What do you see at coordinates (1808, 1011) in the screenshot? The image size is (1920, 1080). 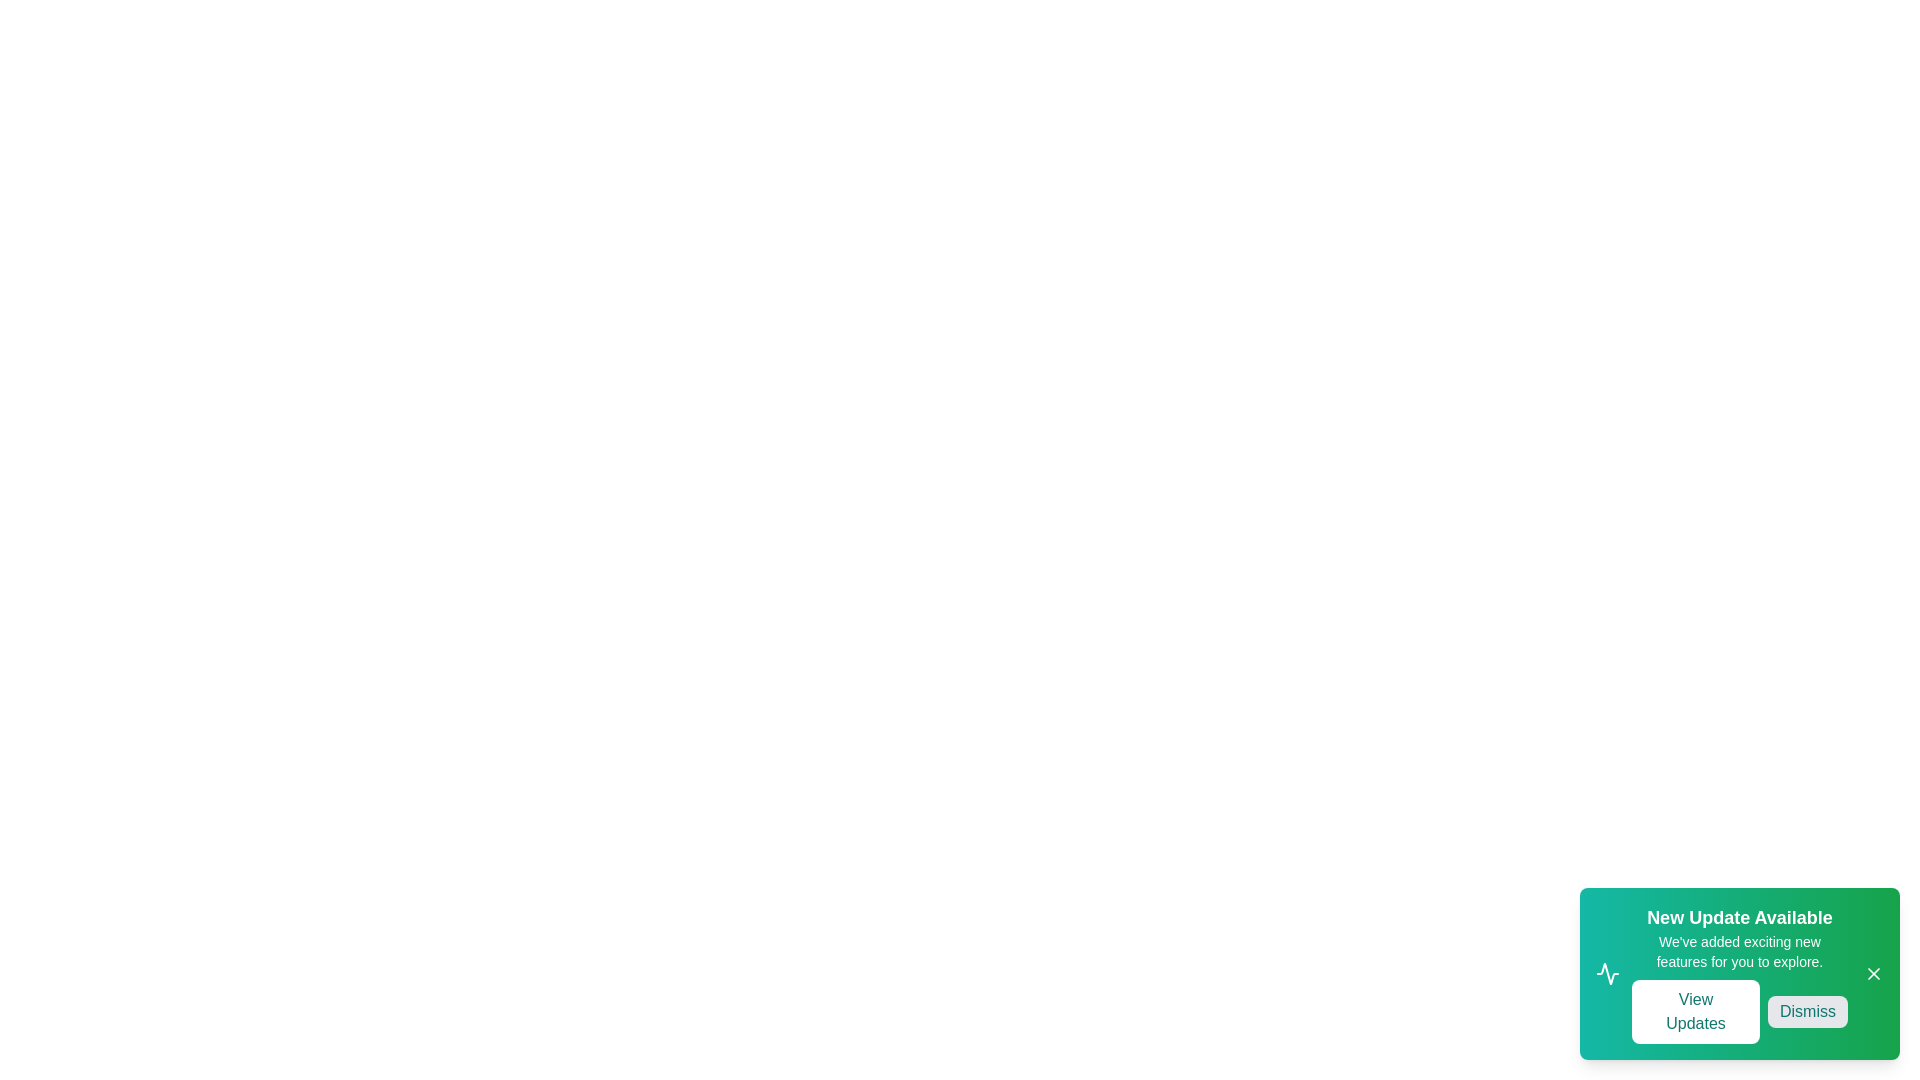 I see `the 'Dismiss' button to close the snackbar` at bounding box center [1808, 1011].